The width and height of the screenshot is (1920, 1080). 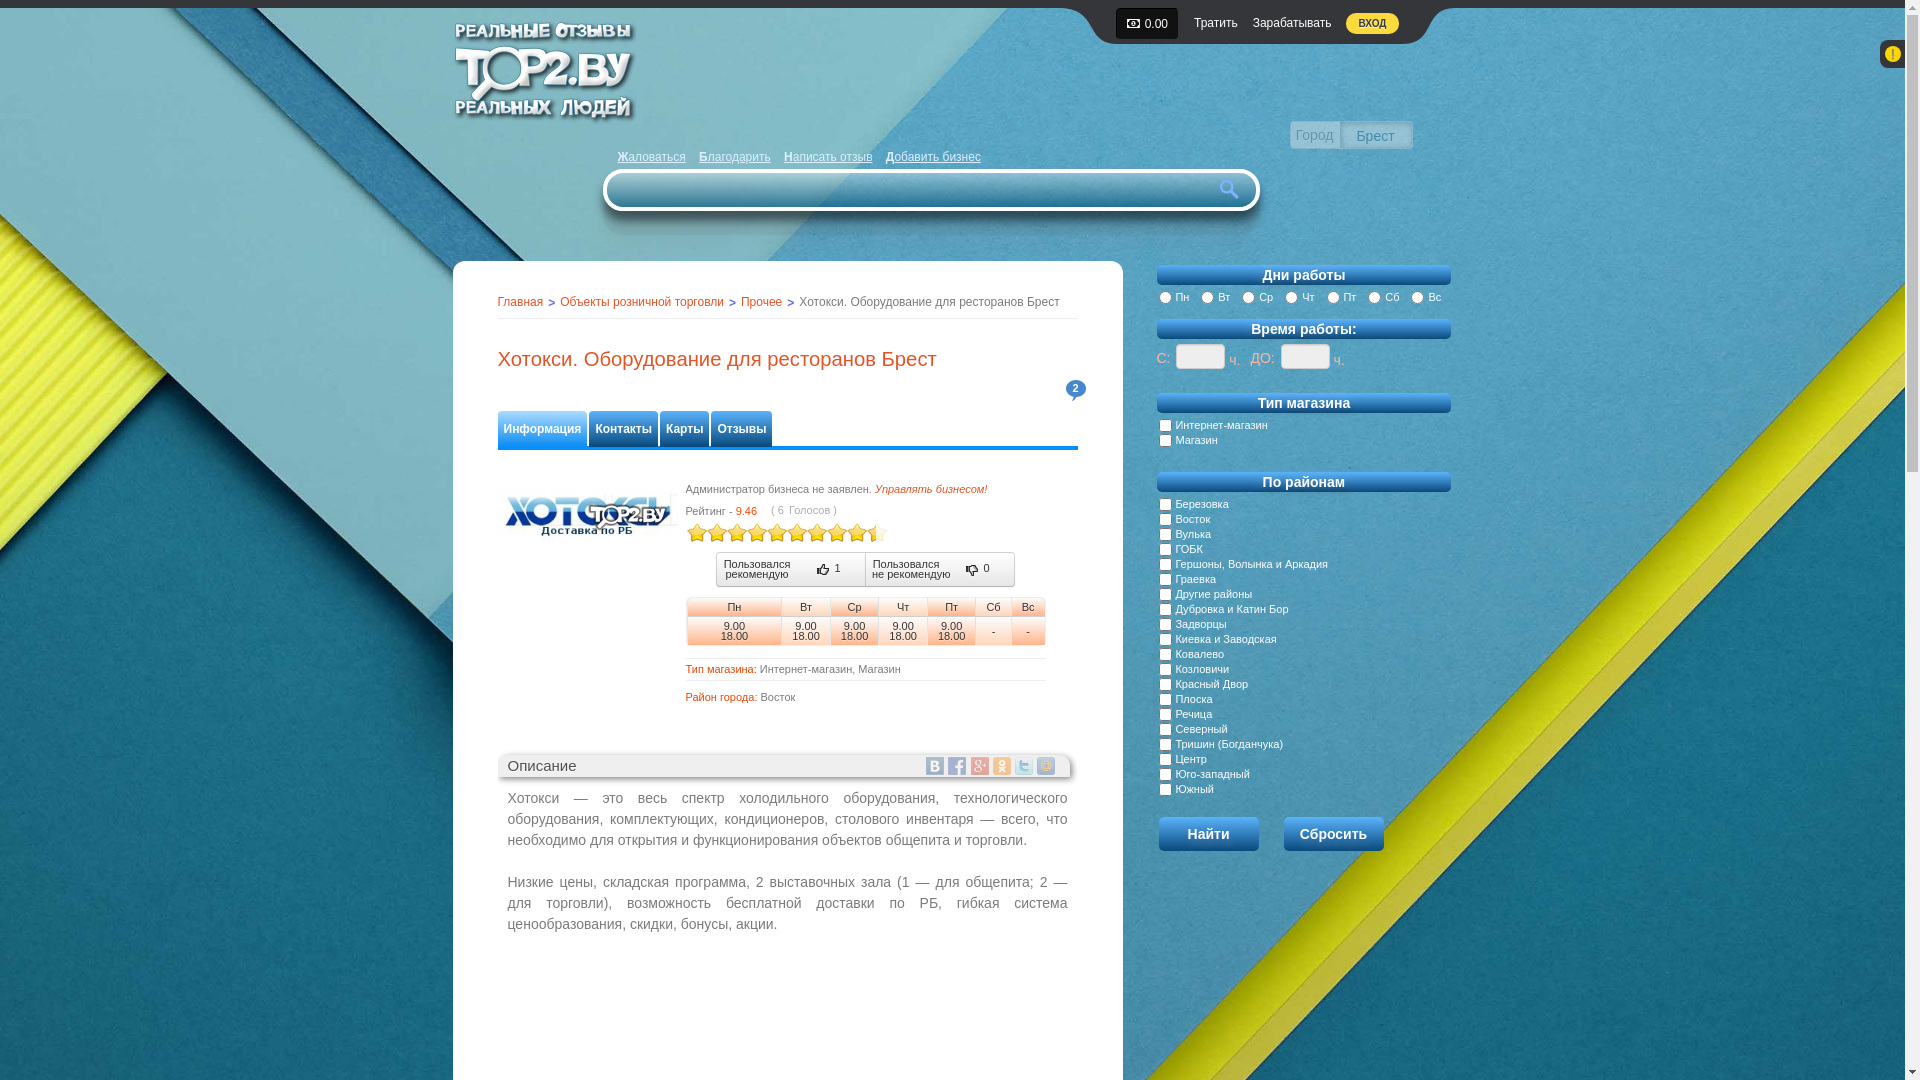 I want to click on '4', so click(x=724, y=531).